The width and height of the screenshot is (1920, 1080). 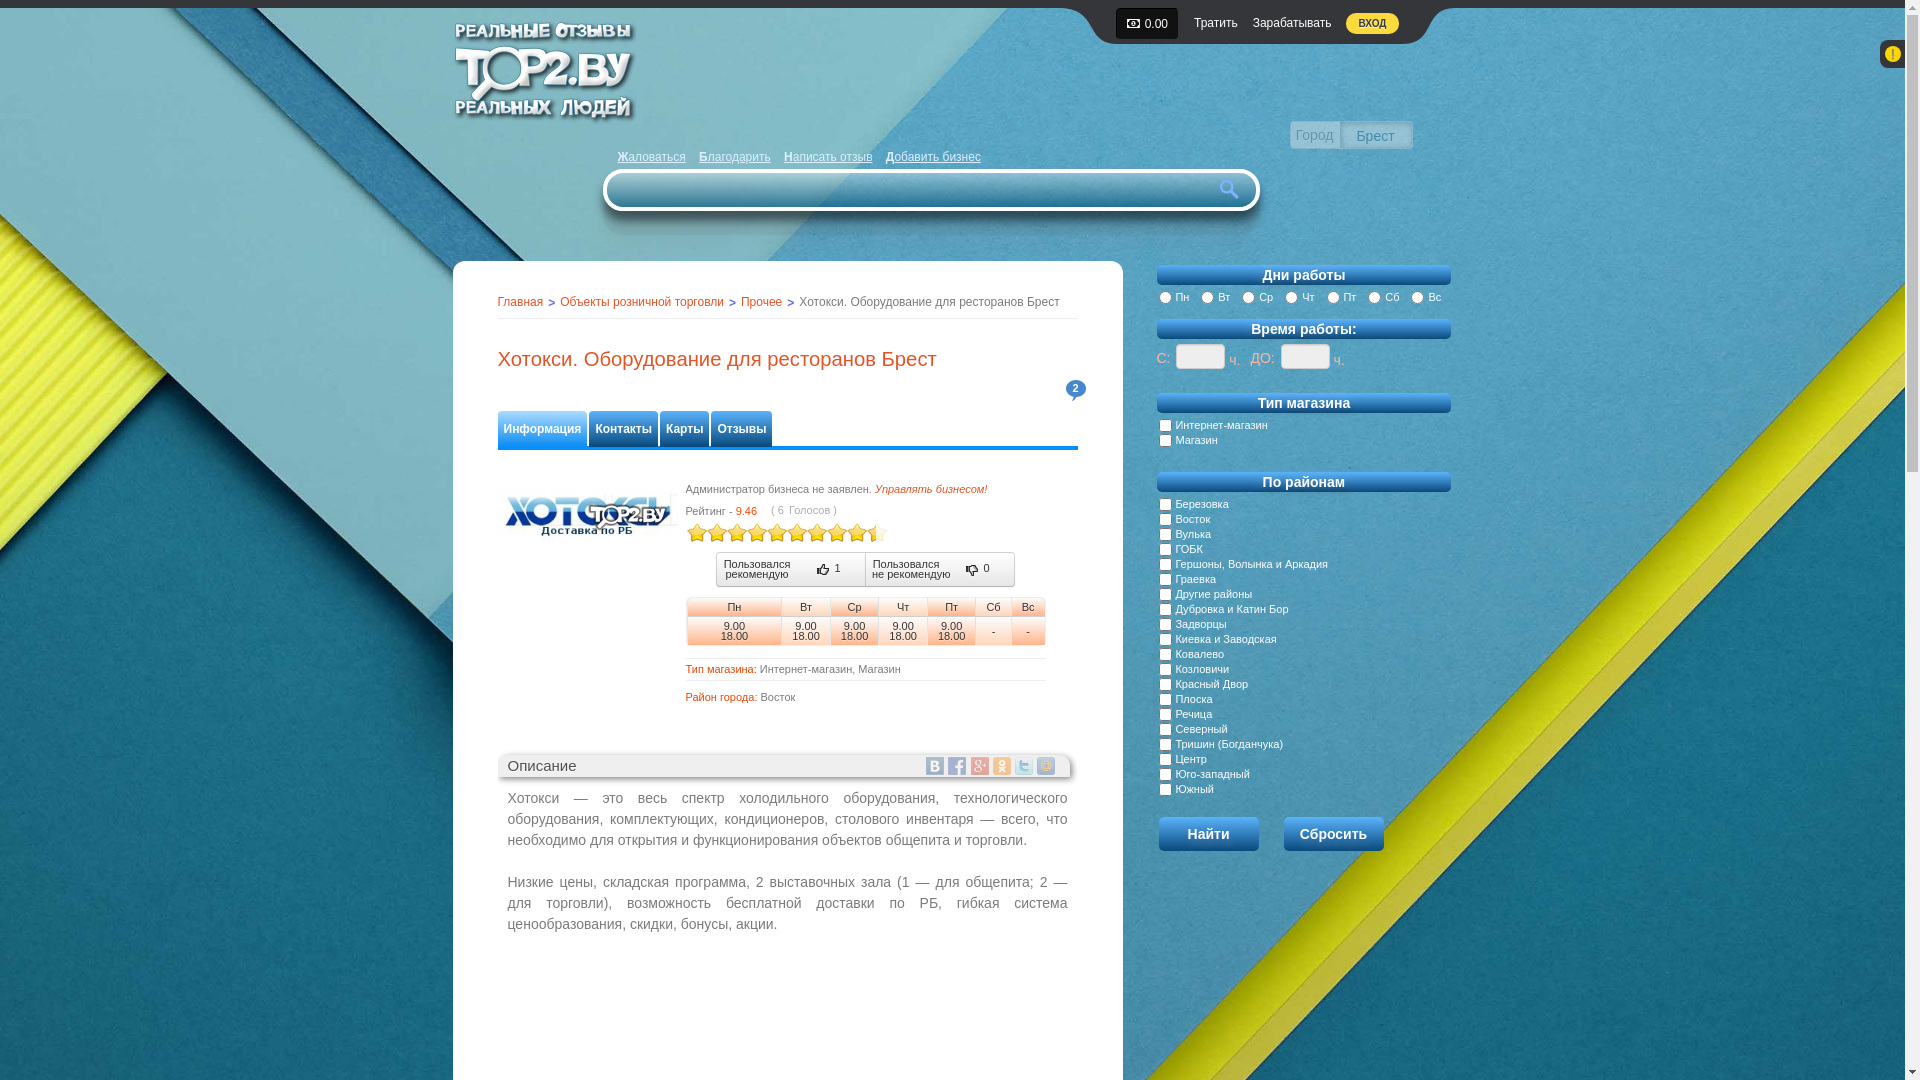 I want to click on '4', so click(x=724, y=531).